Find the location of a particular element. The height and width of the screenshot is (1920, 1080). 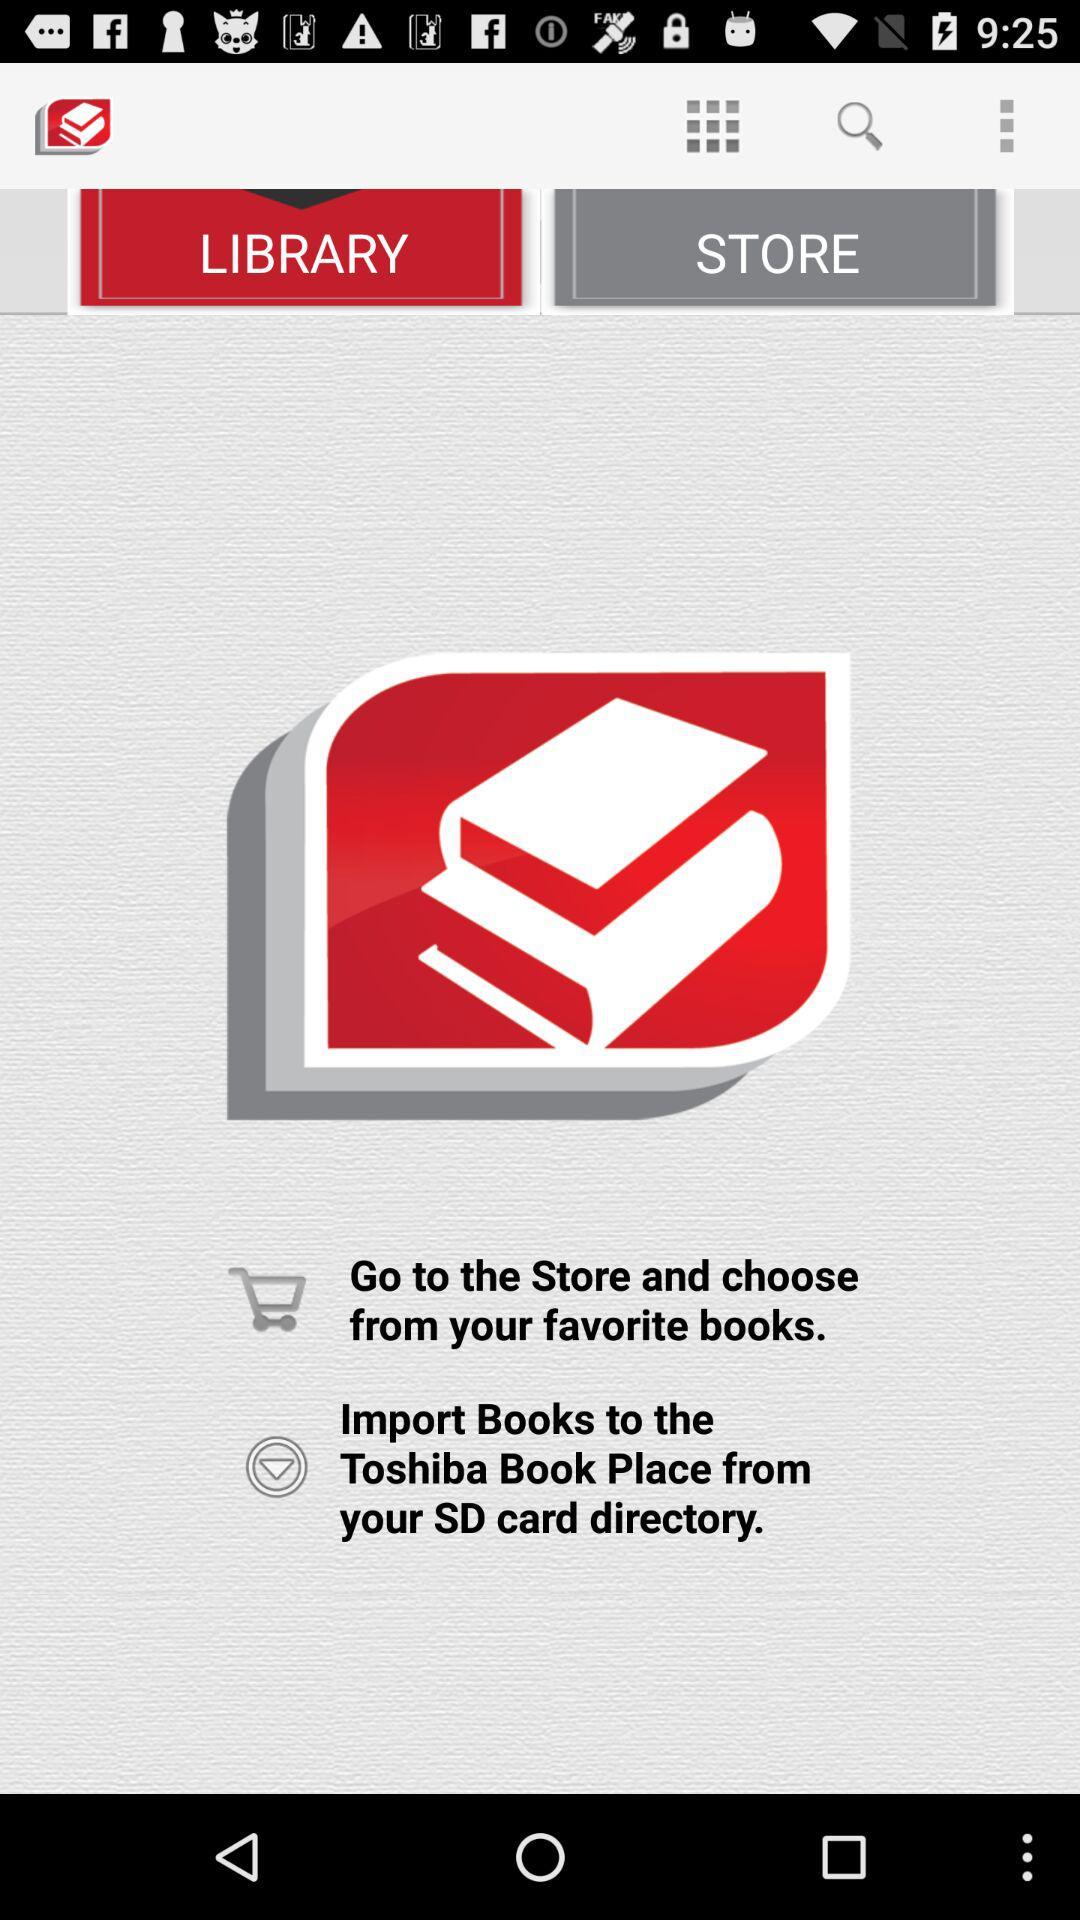

go get a fravorit book is located at coordinates (540, 1053).